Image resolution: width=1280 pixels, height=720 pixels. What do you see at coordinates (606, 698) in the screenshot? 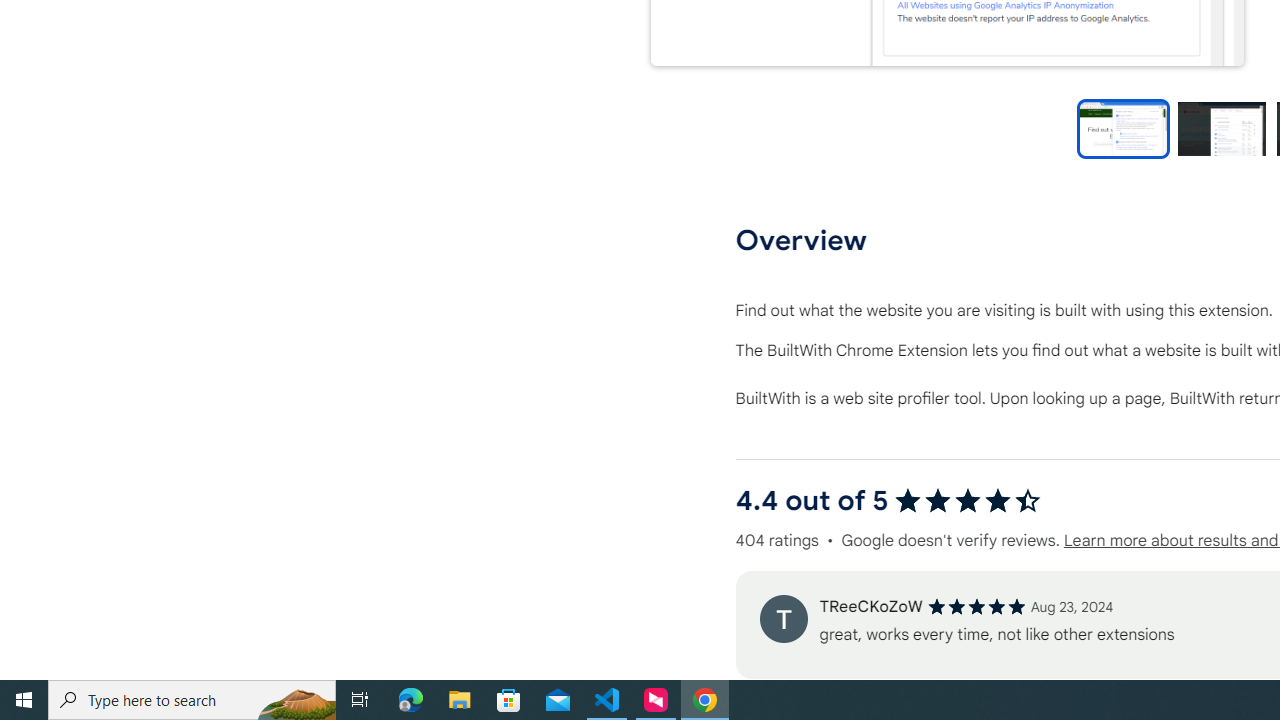
I see `'Visual Studio Code - 1 running window'` at bounding box center [606, 698].